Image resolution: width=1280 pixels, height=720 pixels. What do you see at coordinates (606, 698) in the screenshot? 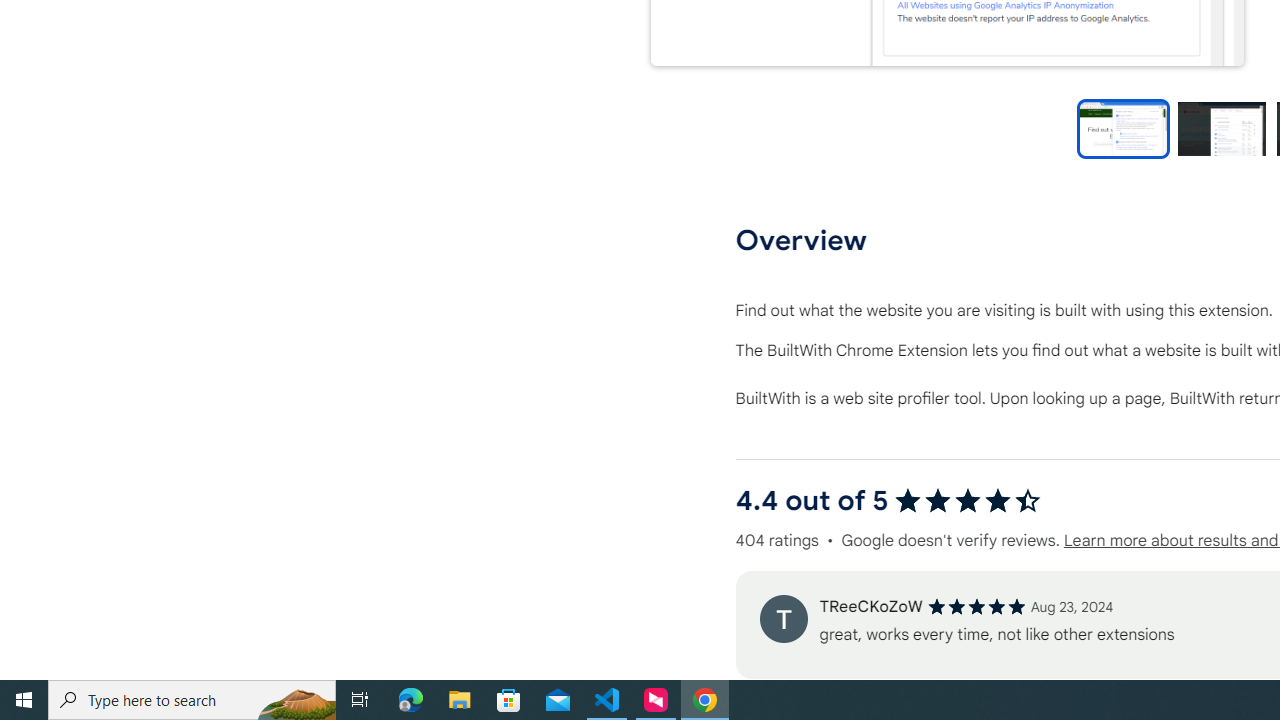
I see `'Visual Studio Code - 1 running window'` at bounding box center [606, 698].